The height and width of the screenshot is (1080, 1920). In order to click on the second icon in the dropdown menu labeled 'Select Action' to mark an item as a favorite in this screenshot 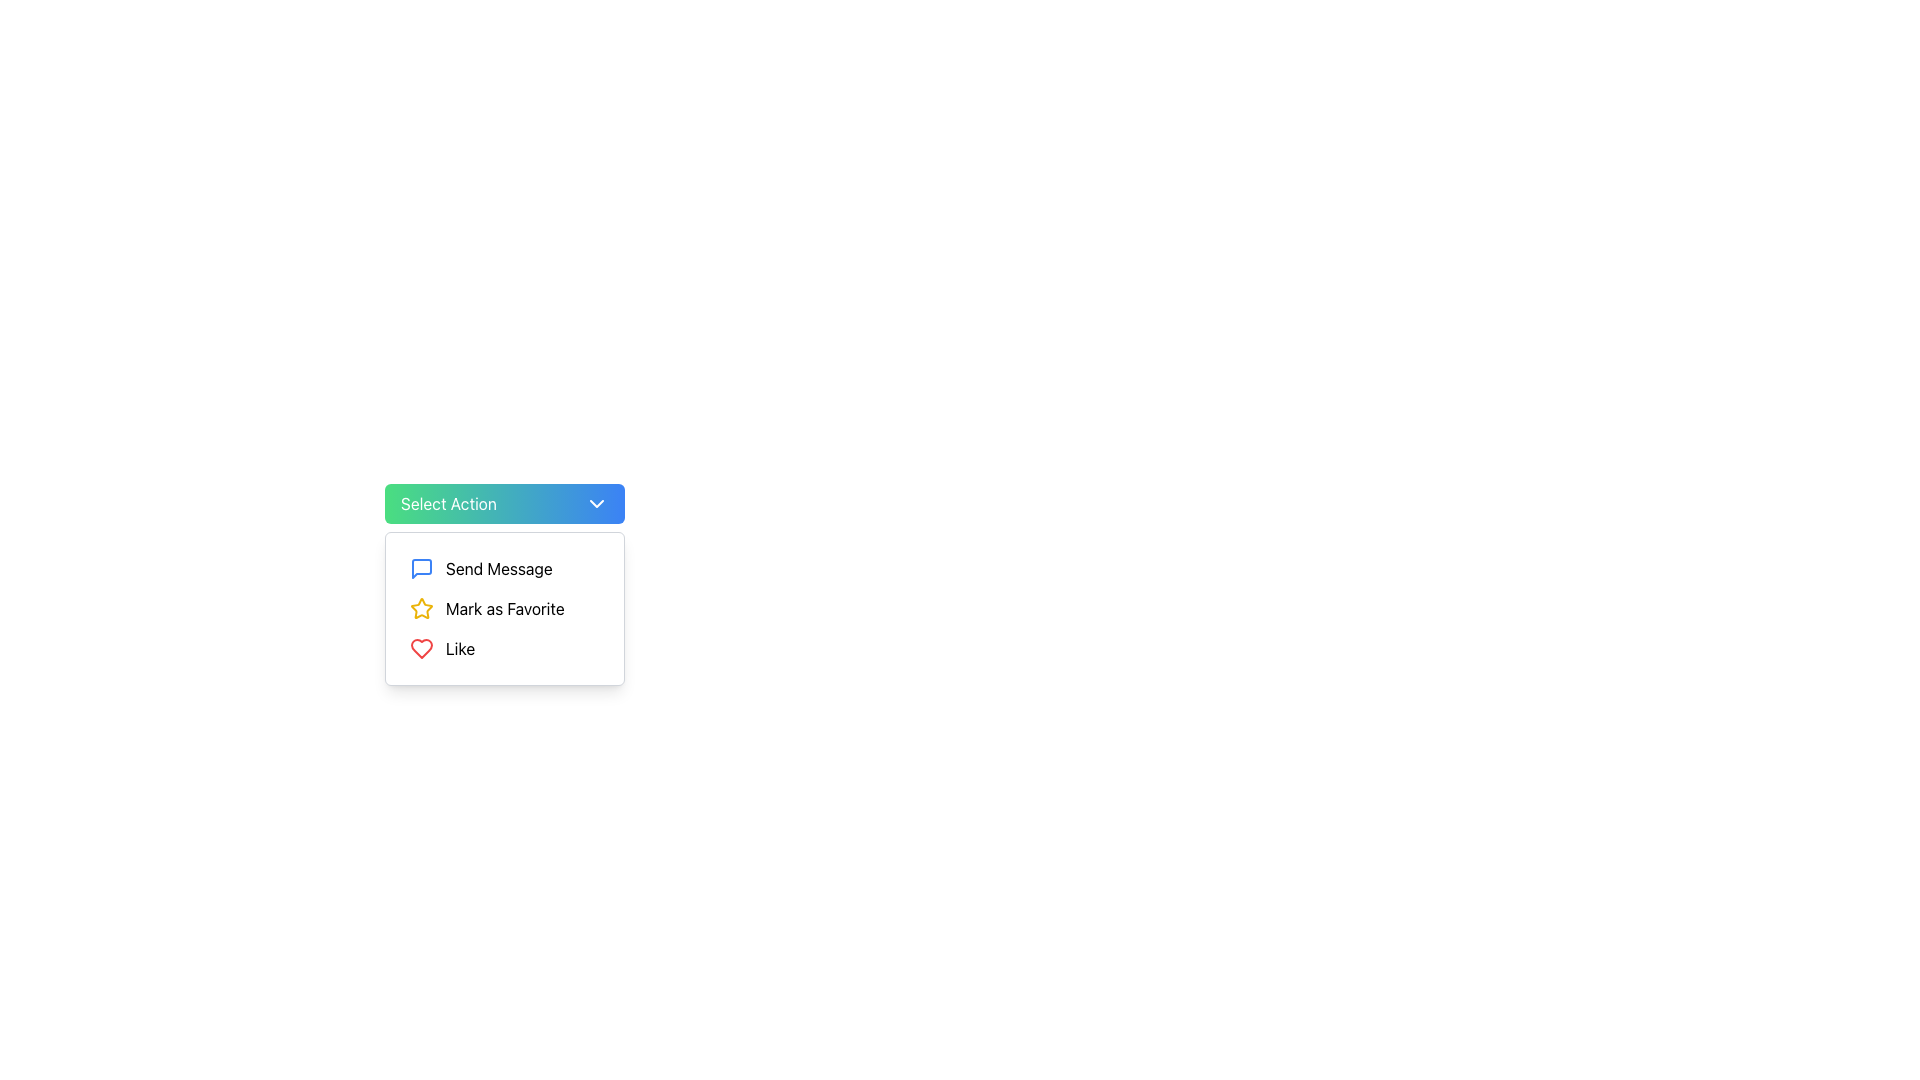, I will do `click(421, 607)`.